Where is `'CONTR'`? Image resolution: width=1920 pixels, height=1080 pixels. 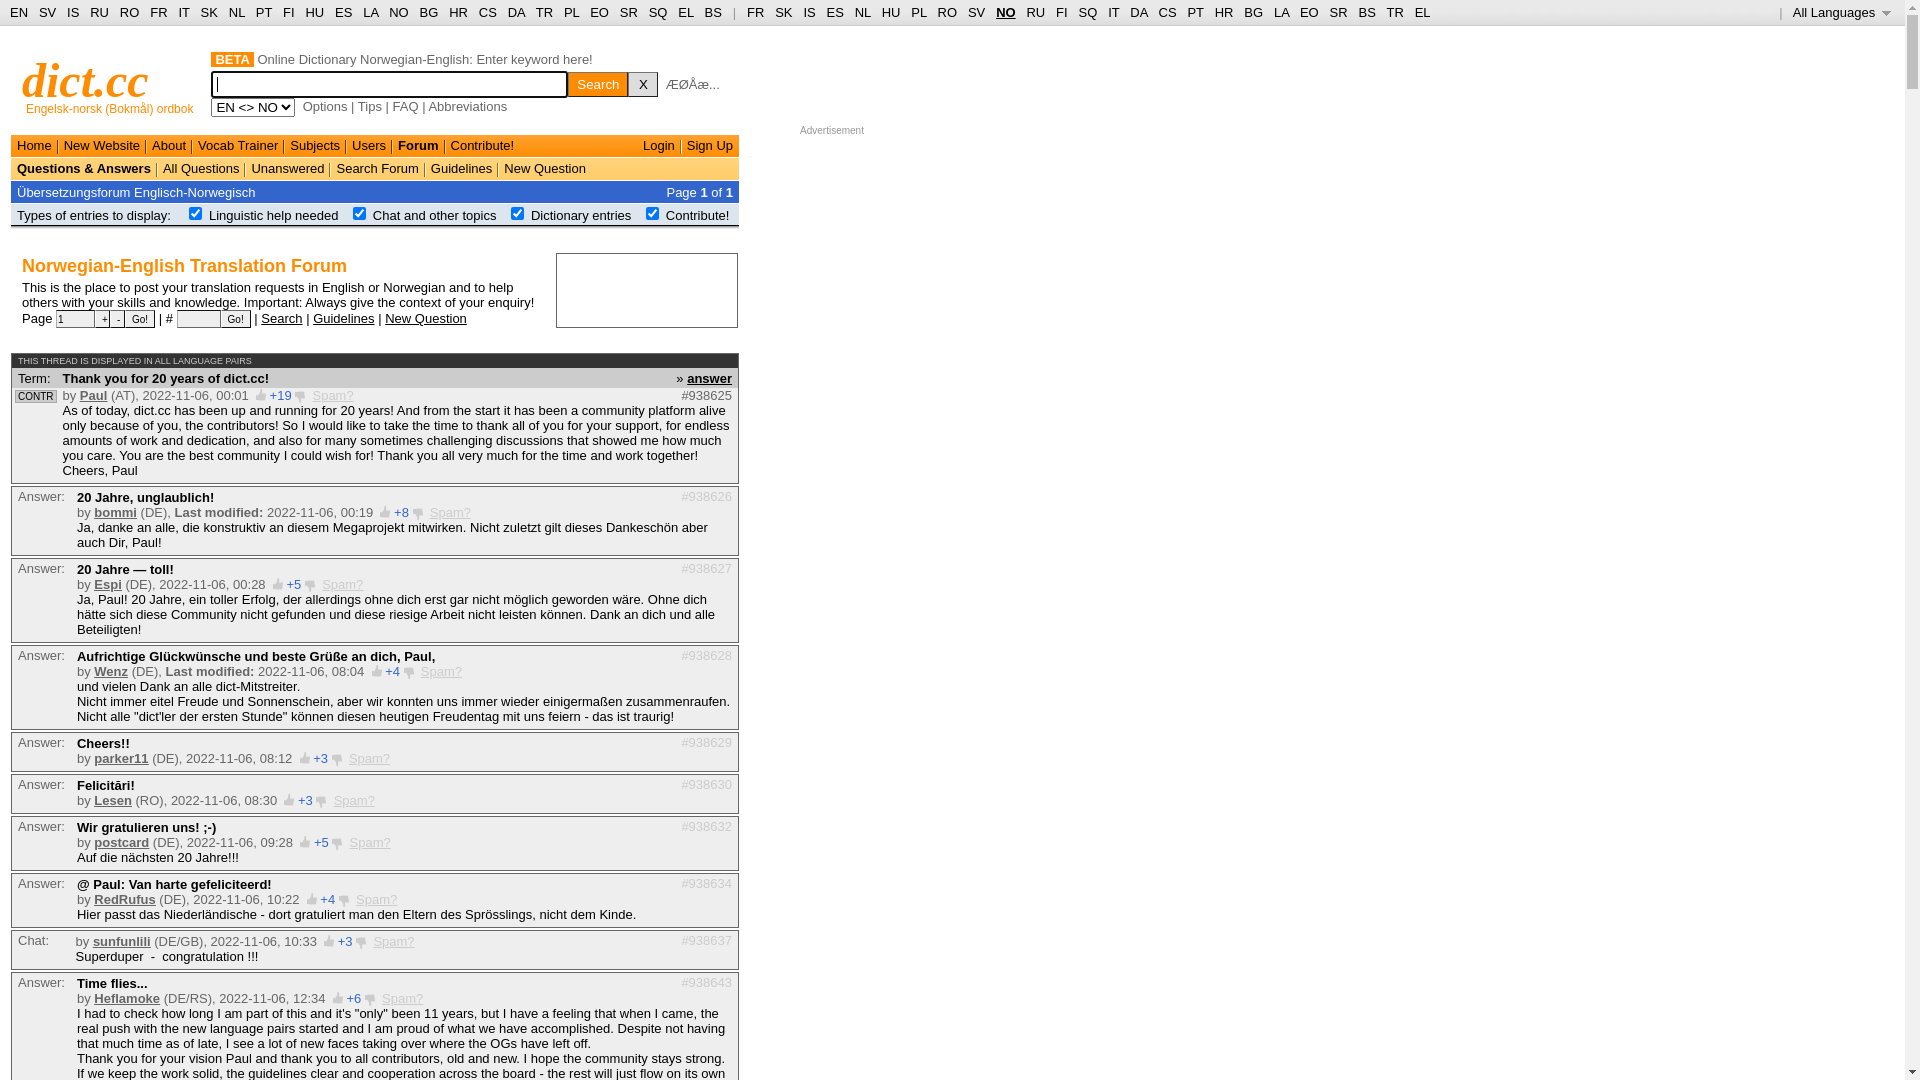 'CONTR' is located at coordinates (35, 396).